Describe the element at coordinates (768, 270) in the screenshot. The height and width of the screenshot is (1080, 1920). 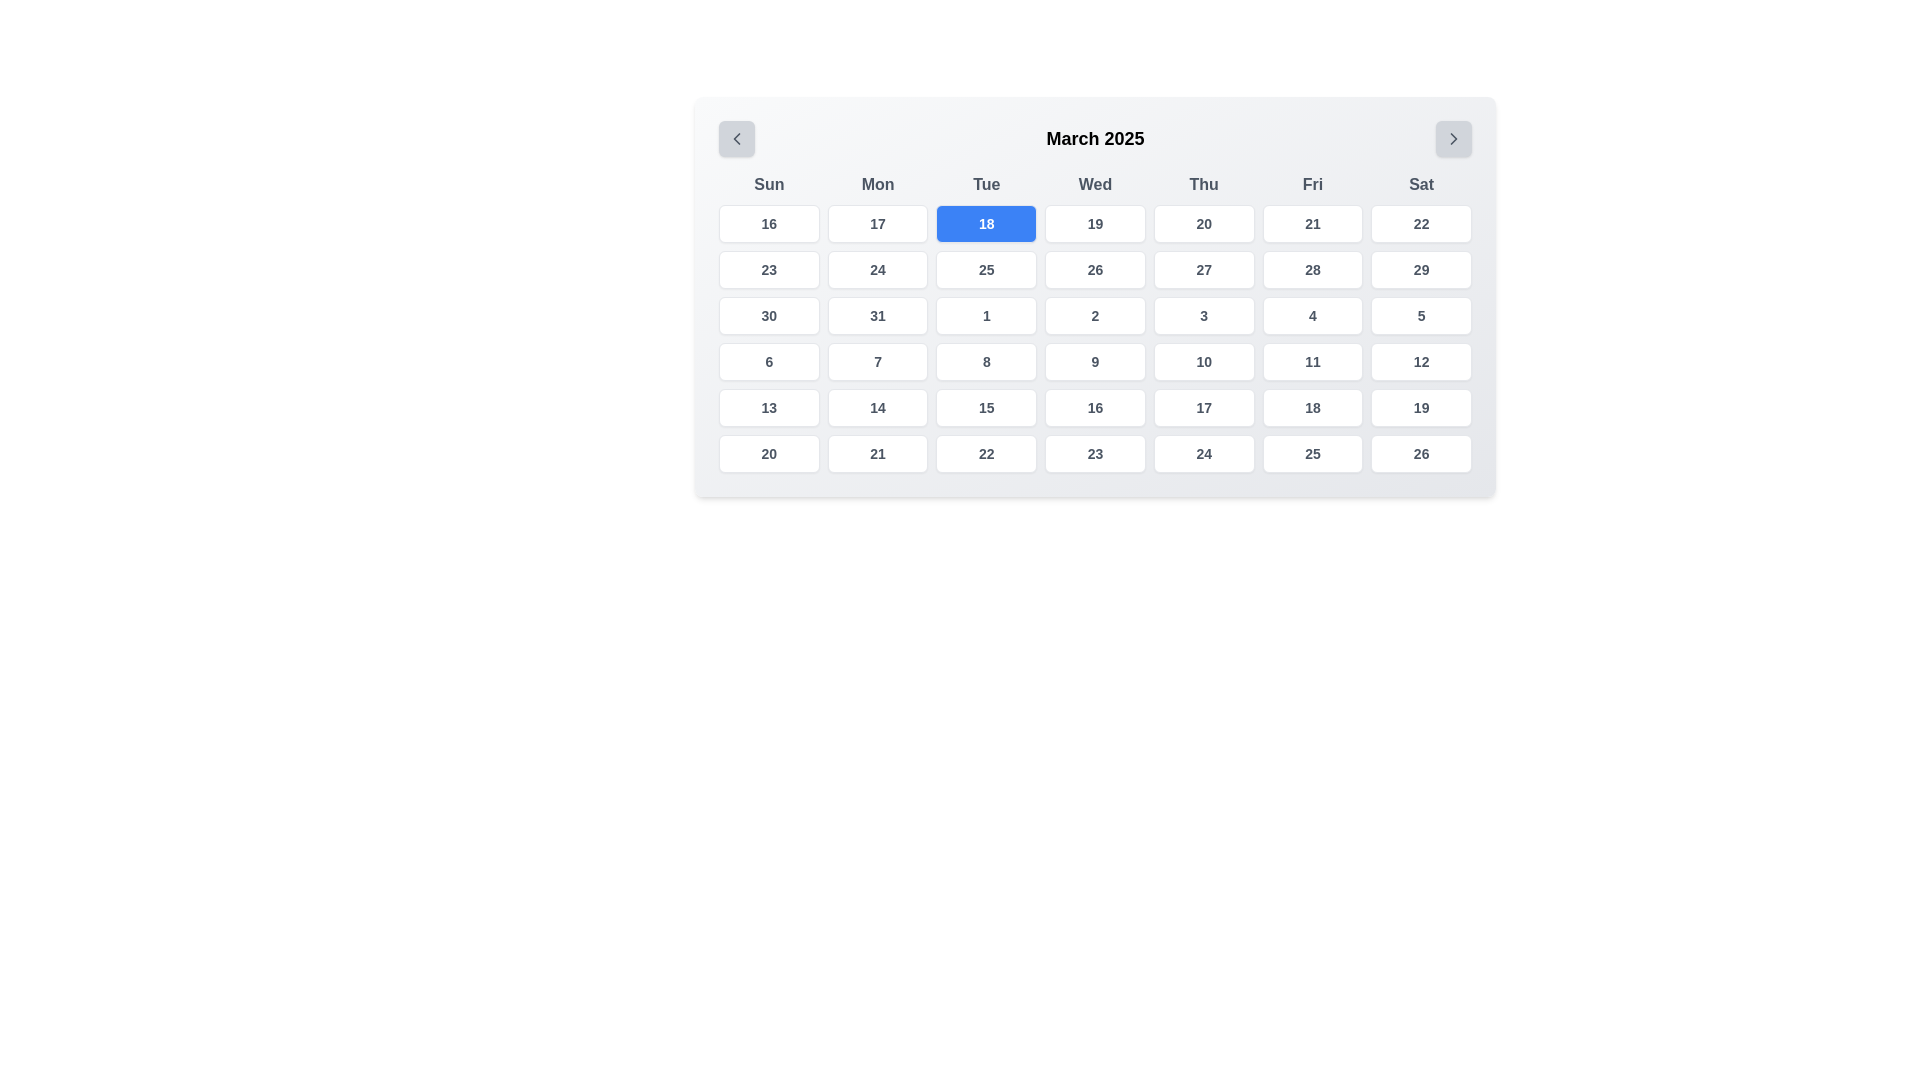
I see `the button element representing the date '23'` at that location.